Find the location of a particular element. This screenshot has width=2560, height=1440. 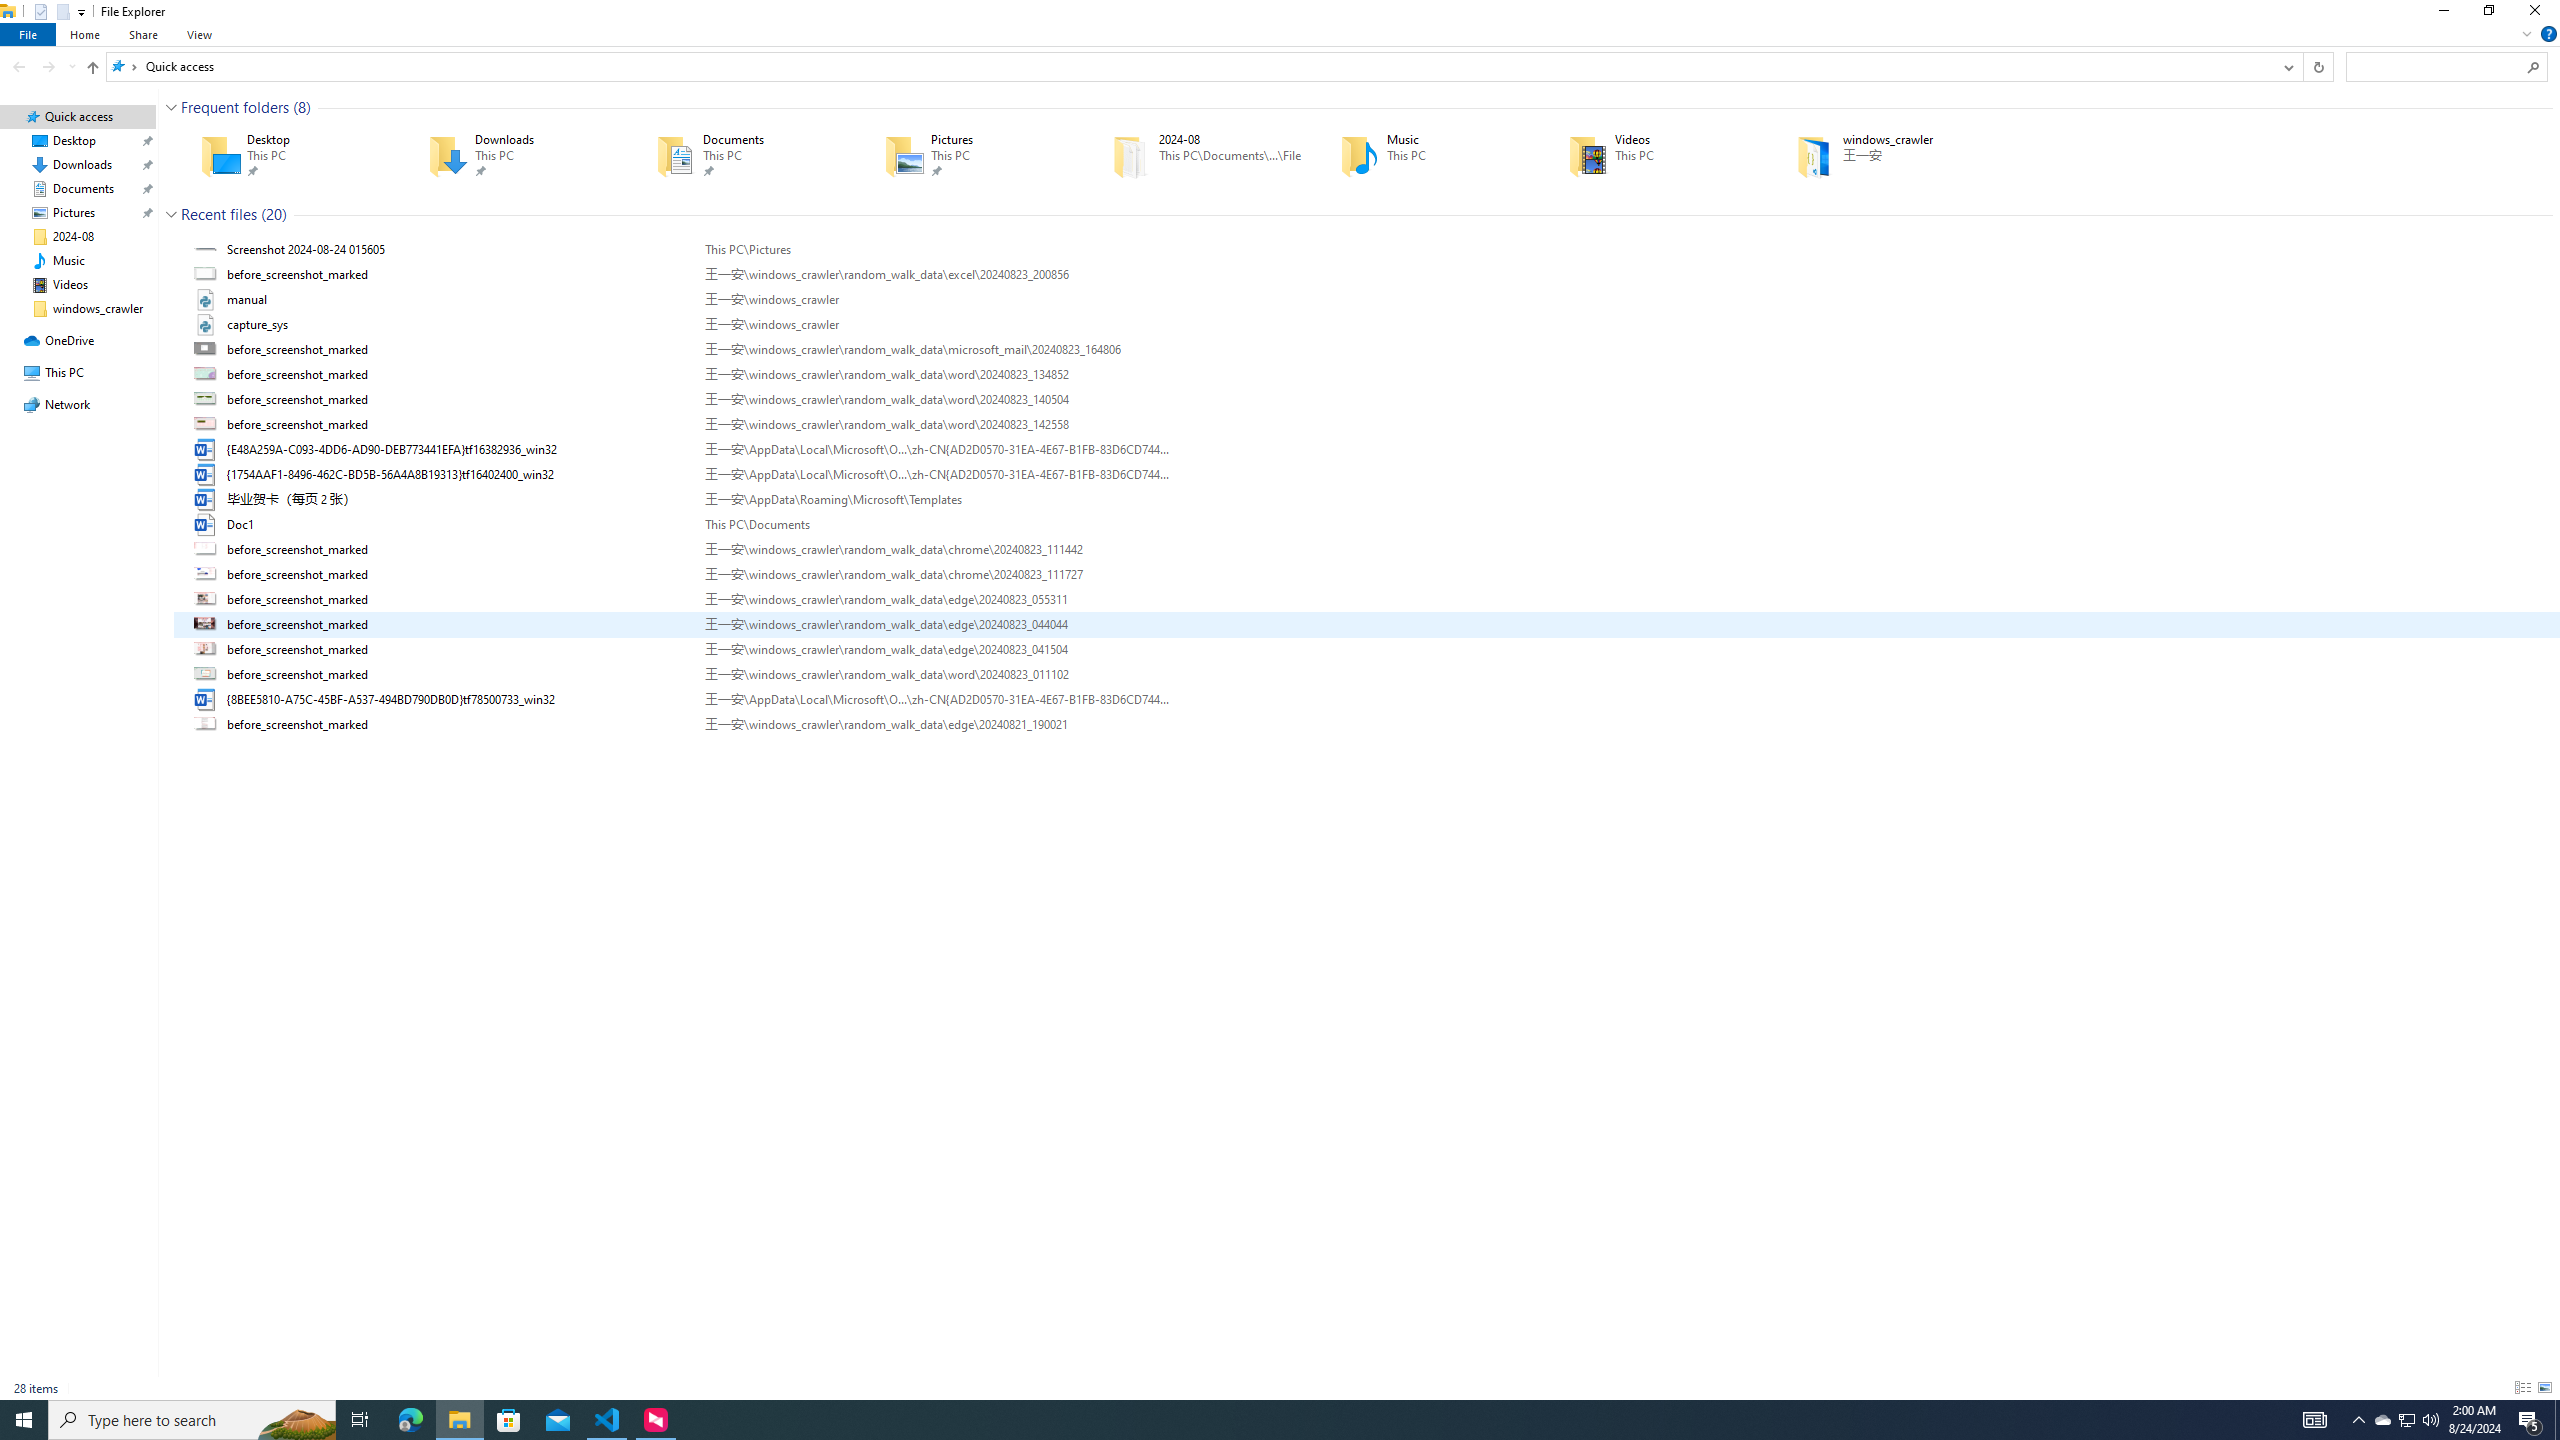

'Desktop' is located at coordinates (285, 154).